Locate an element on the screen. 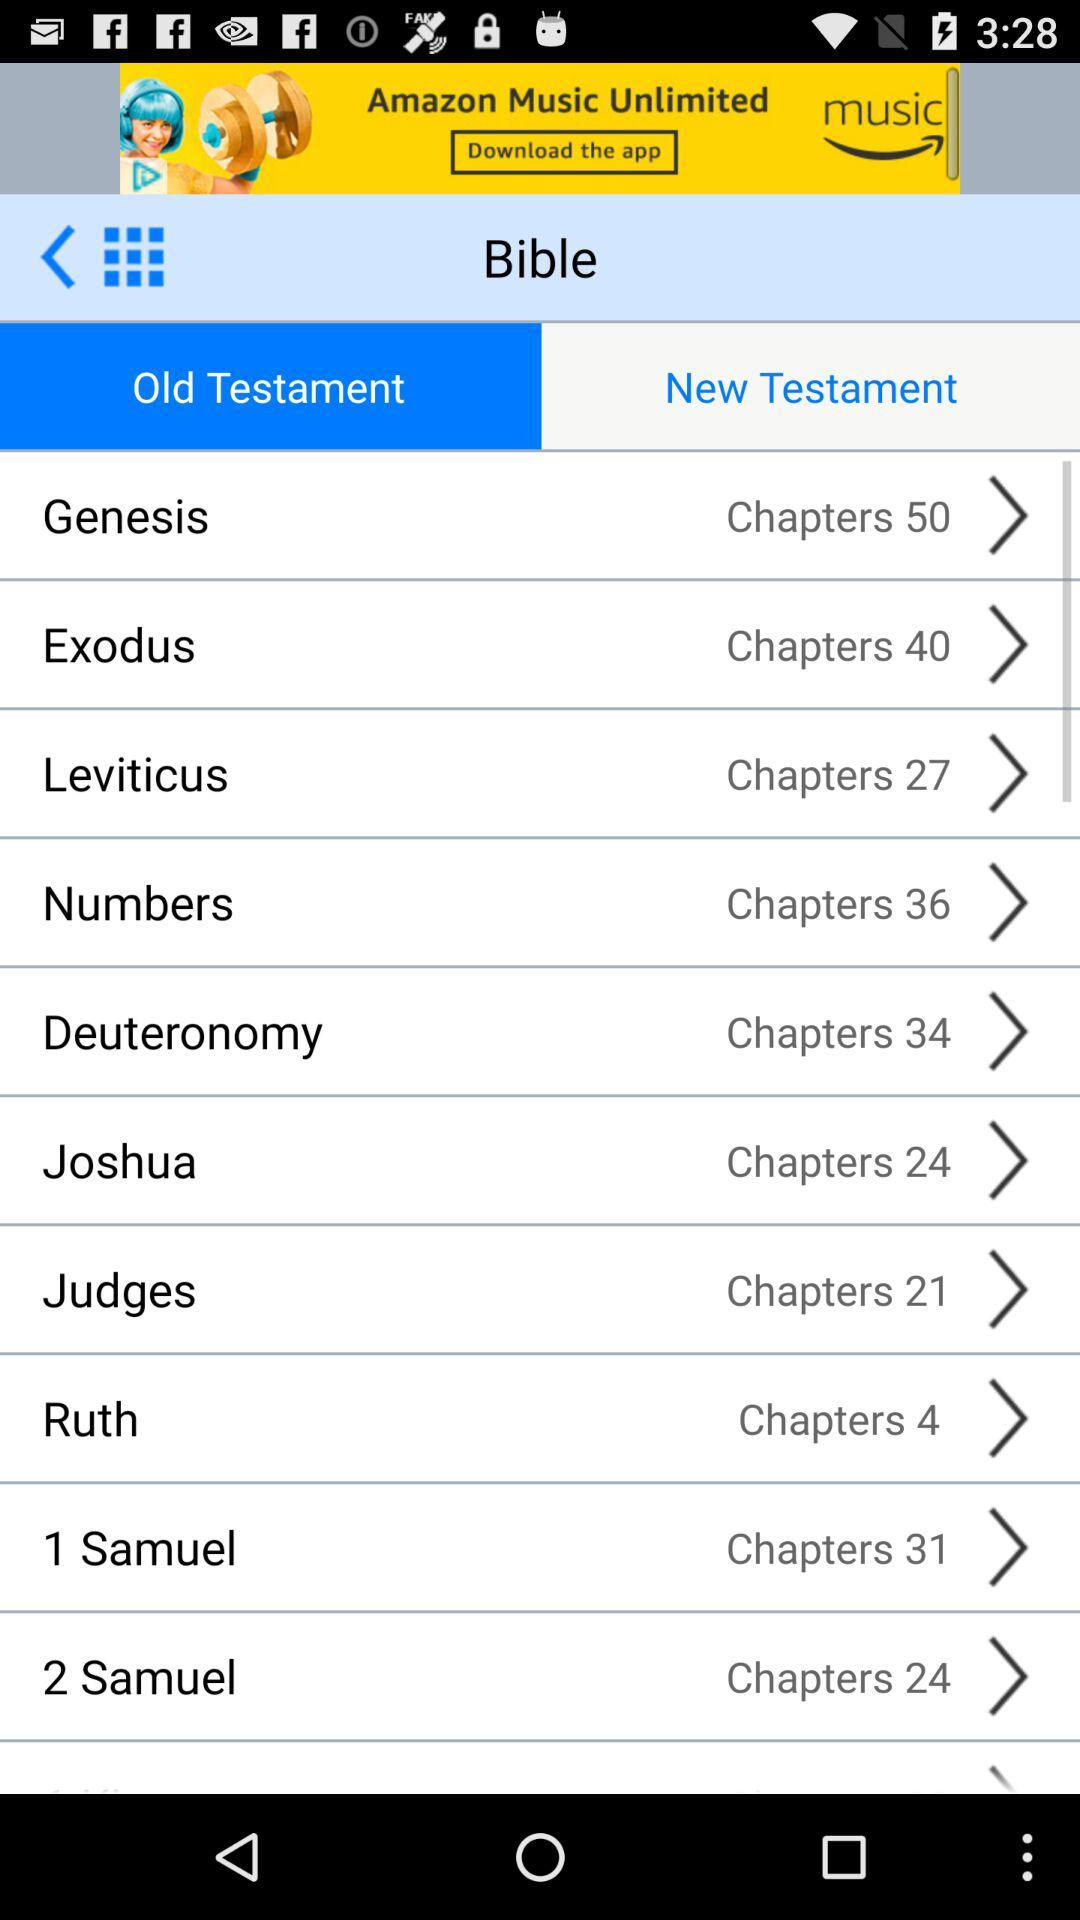 The image size is (1080, 1920). the dialpad icon is located at coordinates (133, 273).